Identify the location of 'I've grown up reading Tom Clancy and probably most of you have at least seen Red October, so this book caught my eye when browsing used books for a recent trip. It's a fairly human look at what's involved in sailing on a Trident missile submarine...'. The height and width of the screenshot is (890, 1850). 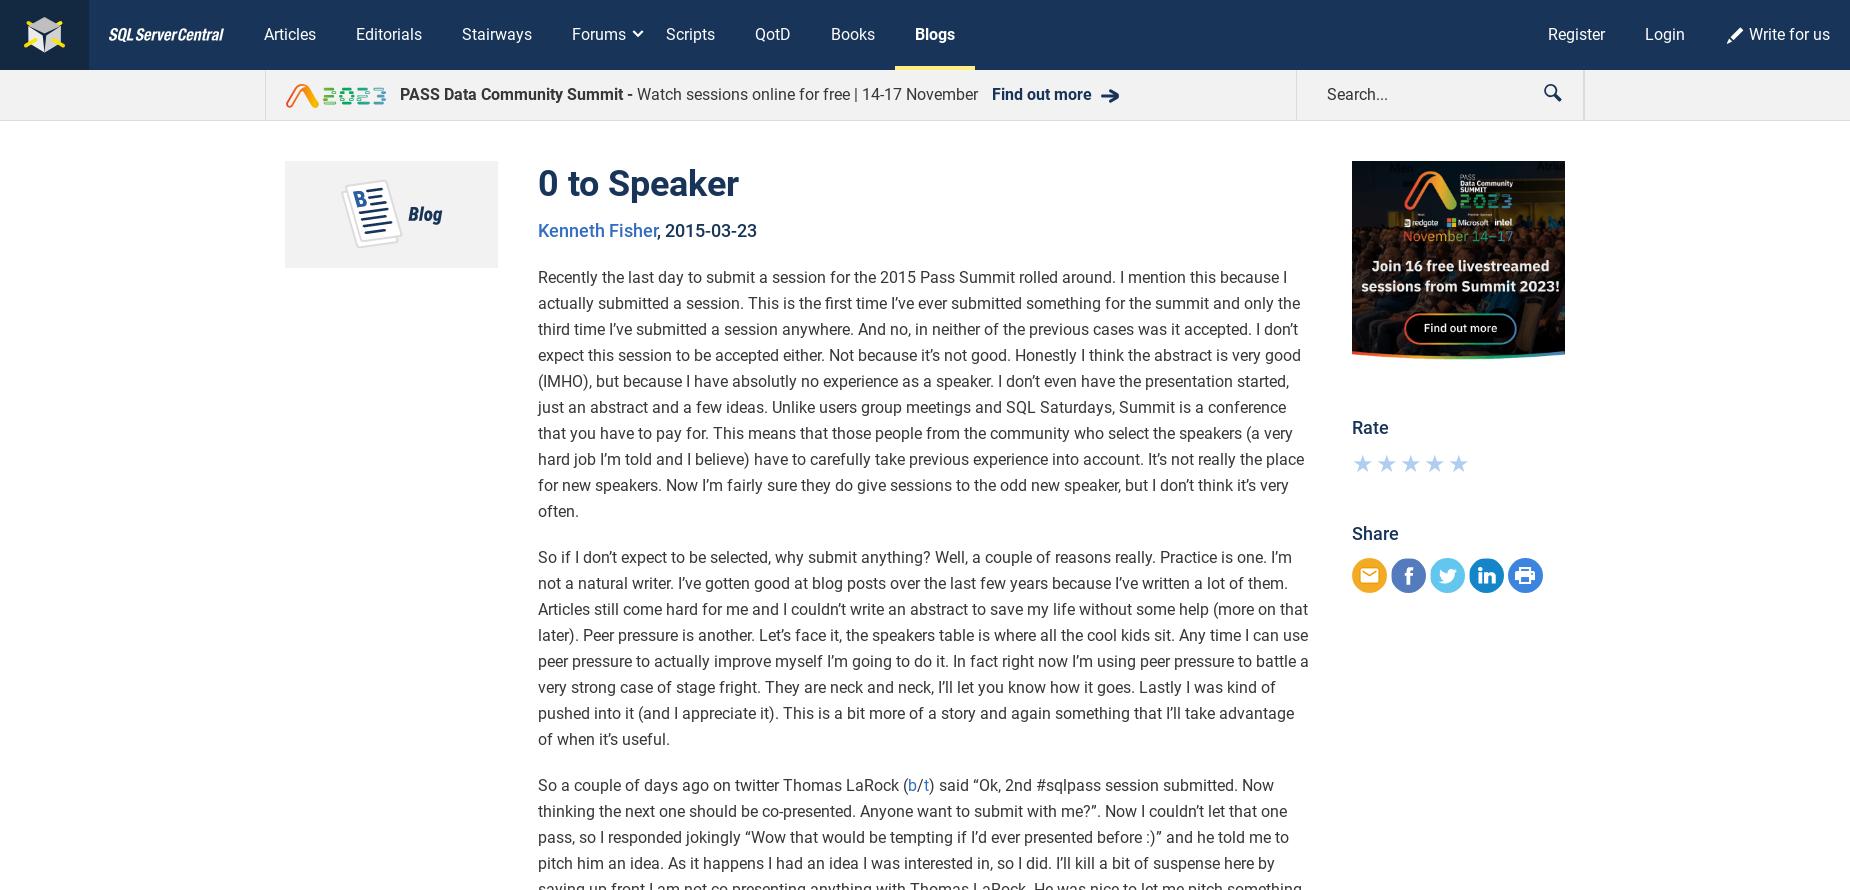
(924, 868).